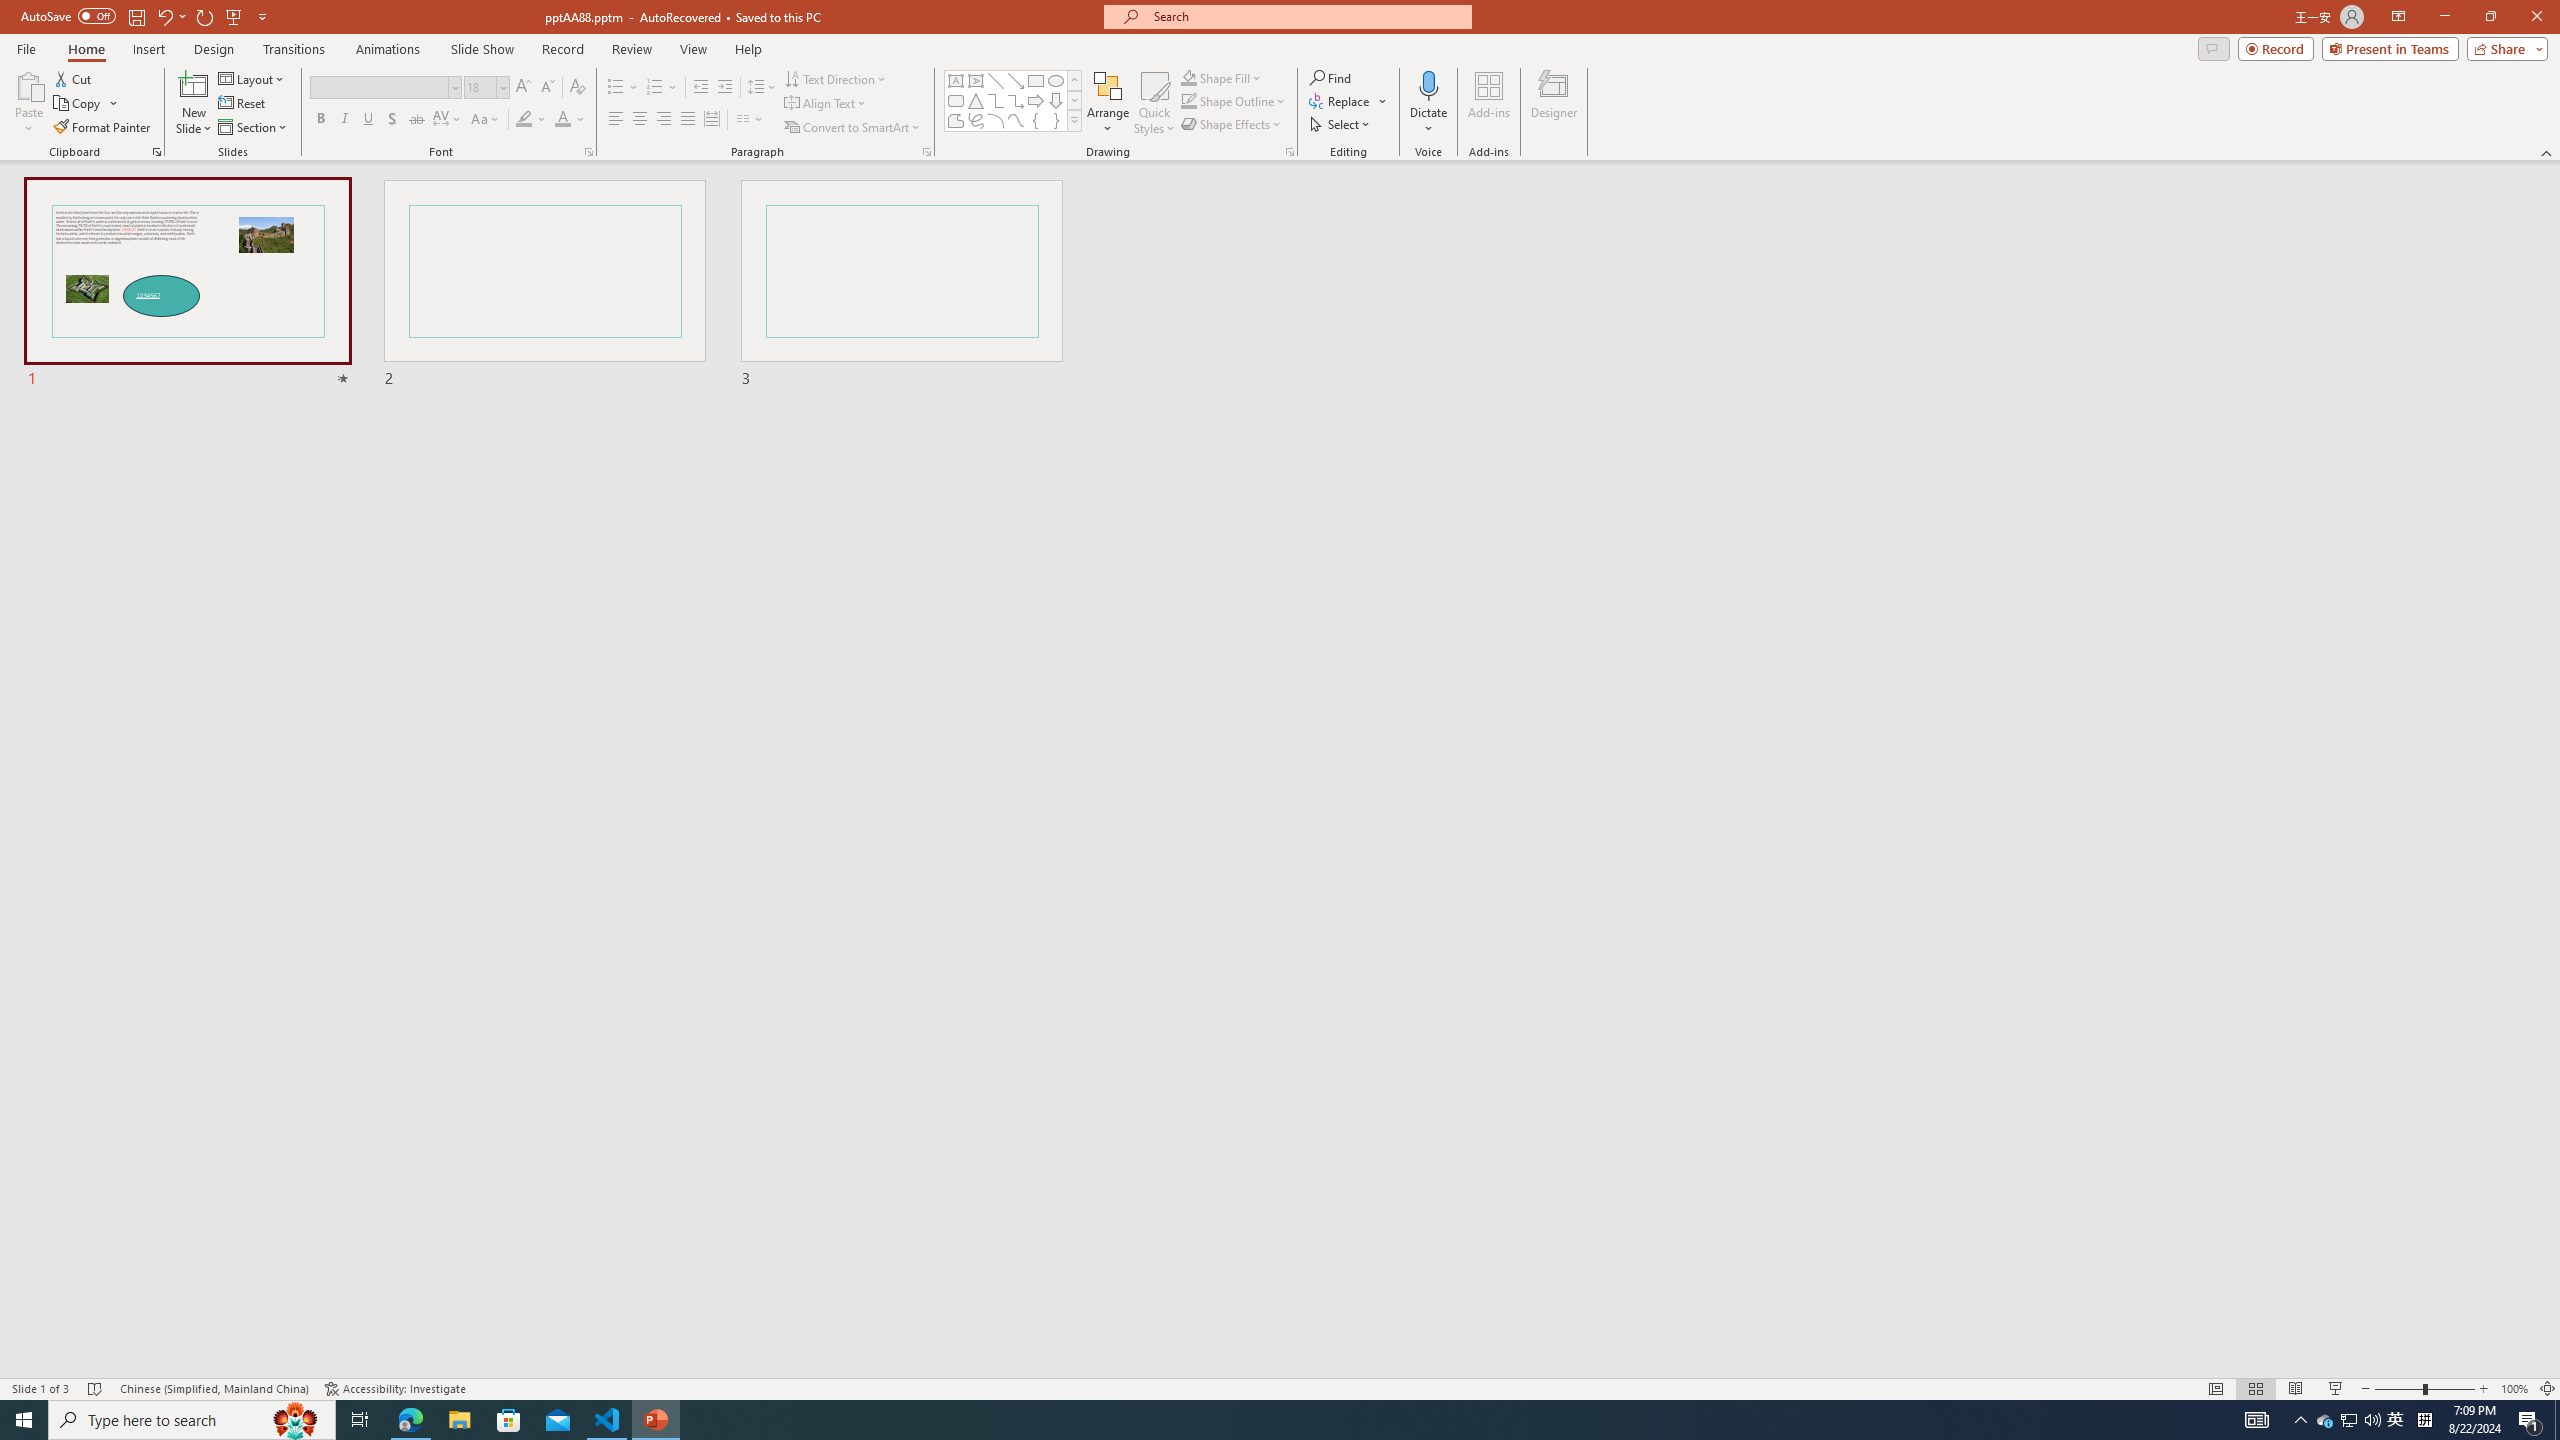 The width and height of the screenshot is (2560, 1440). I want to click on 'Layout', so click(252, 78).